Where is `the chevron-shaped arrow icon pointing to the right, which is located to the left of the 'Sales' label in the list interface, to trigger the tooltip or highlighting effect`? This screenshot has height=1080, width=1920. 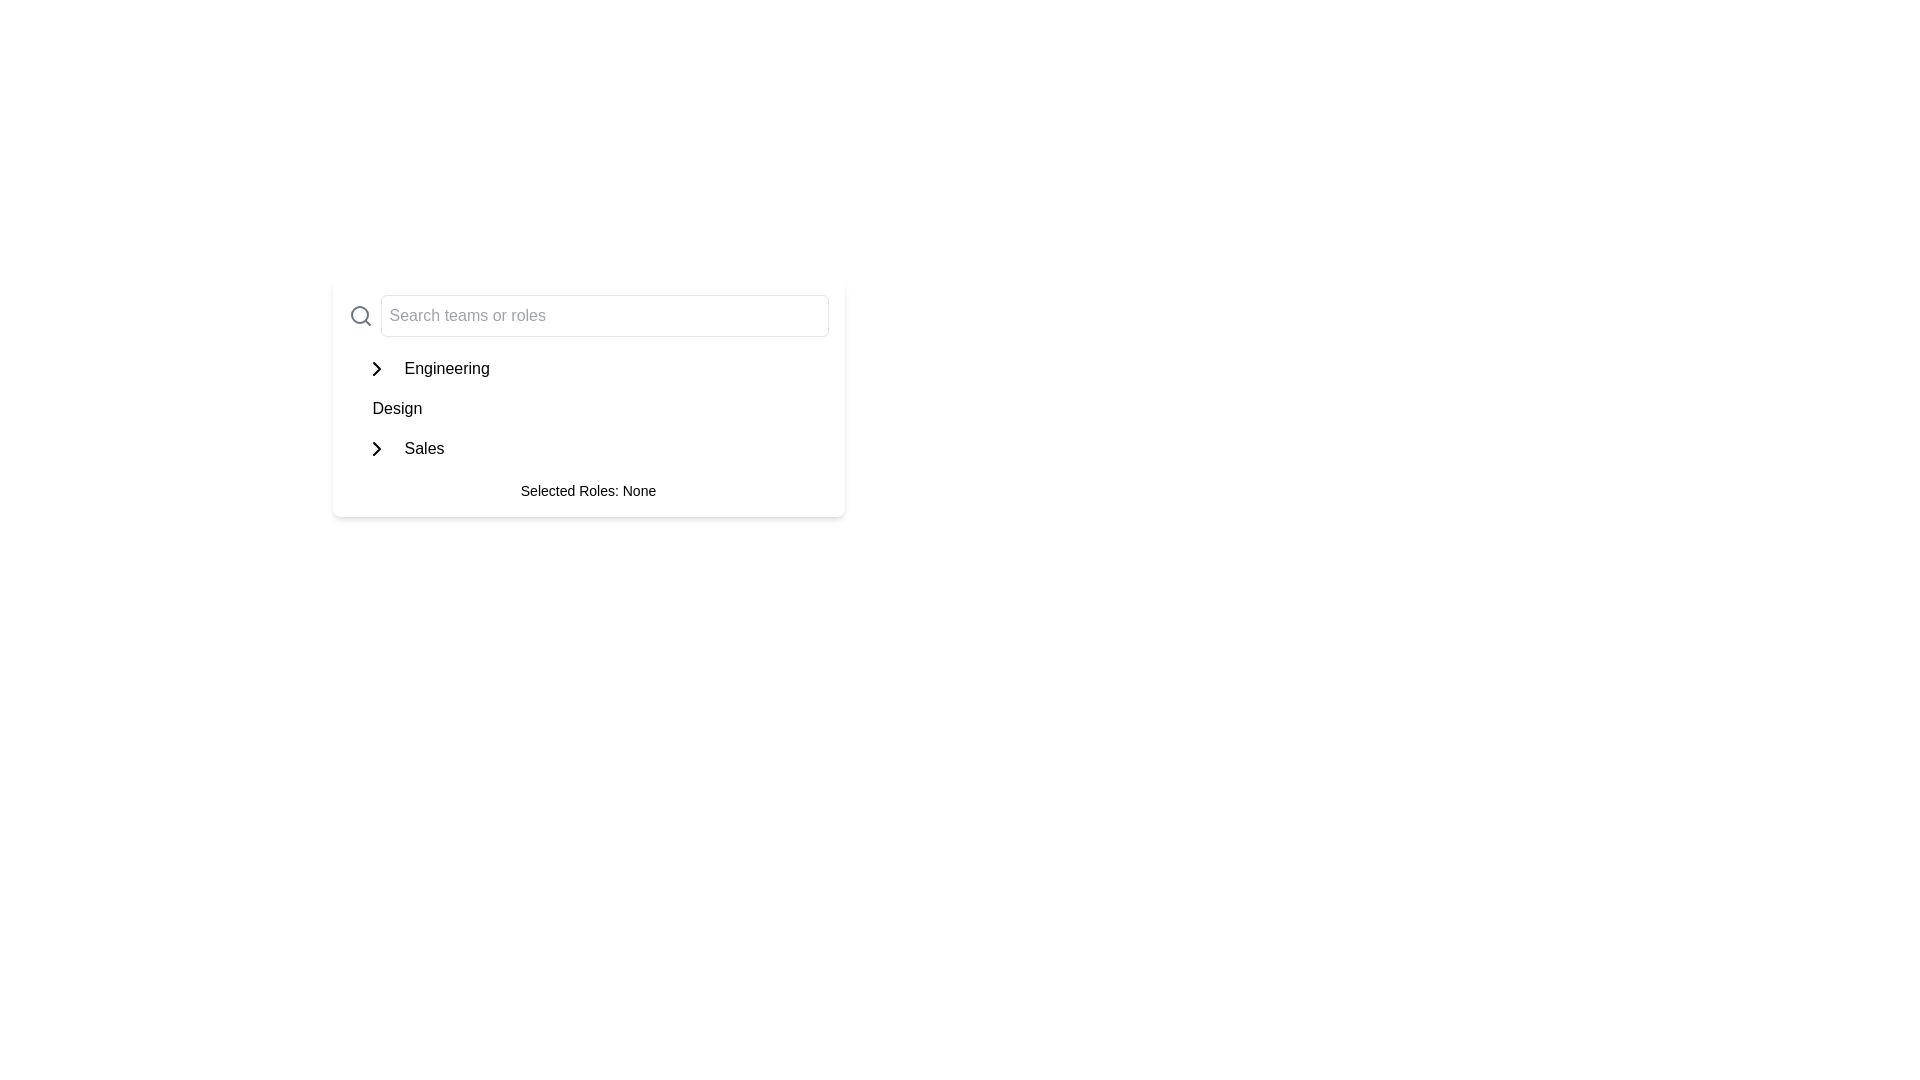
the chevron-shaped arrow icon pointing to the right, which is located to the left of the 'Sales' label in the list interface, to trigger the tooltip or highlighting effect is located at coordinates (376, 447).